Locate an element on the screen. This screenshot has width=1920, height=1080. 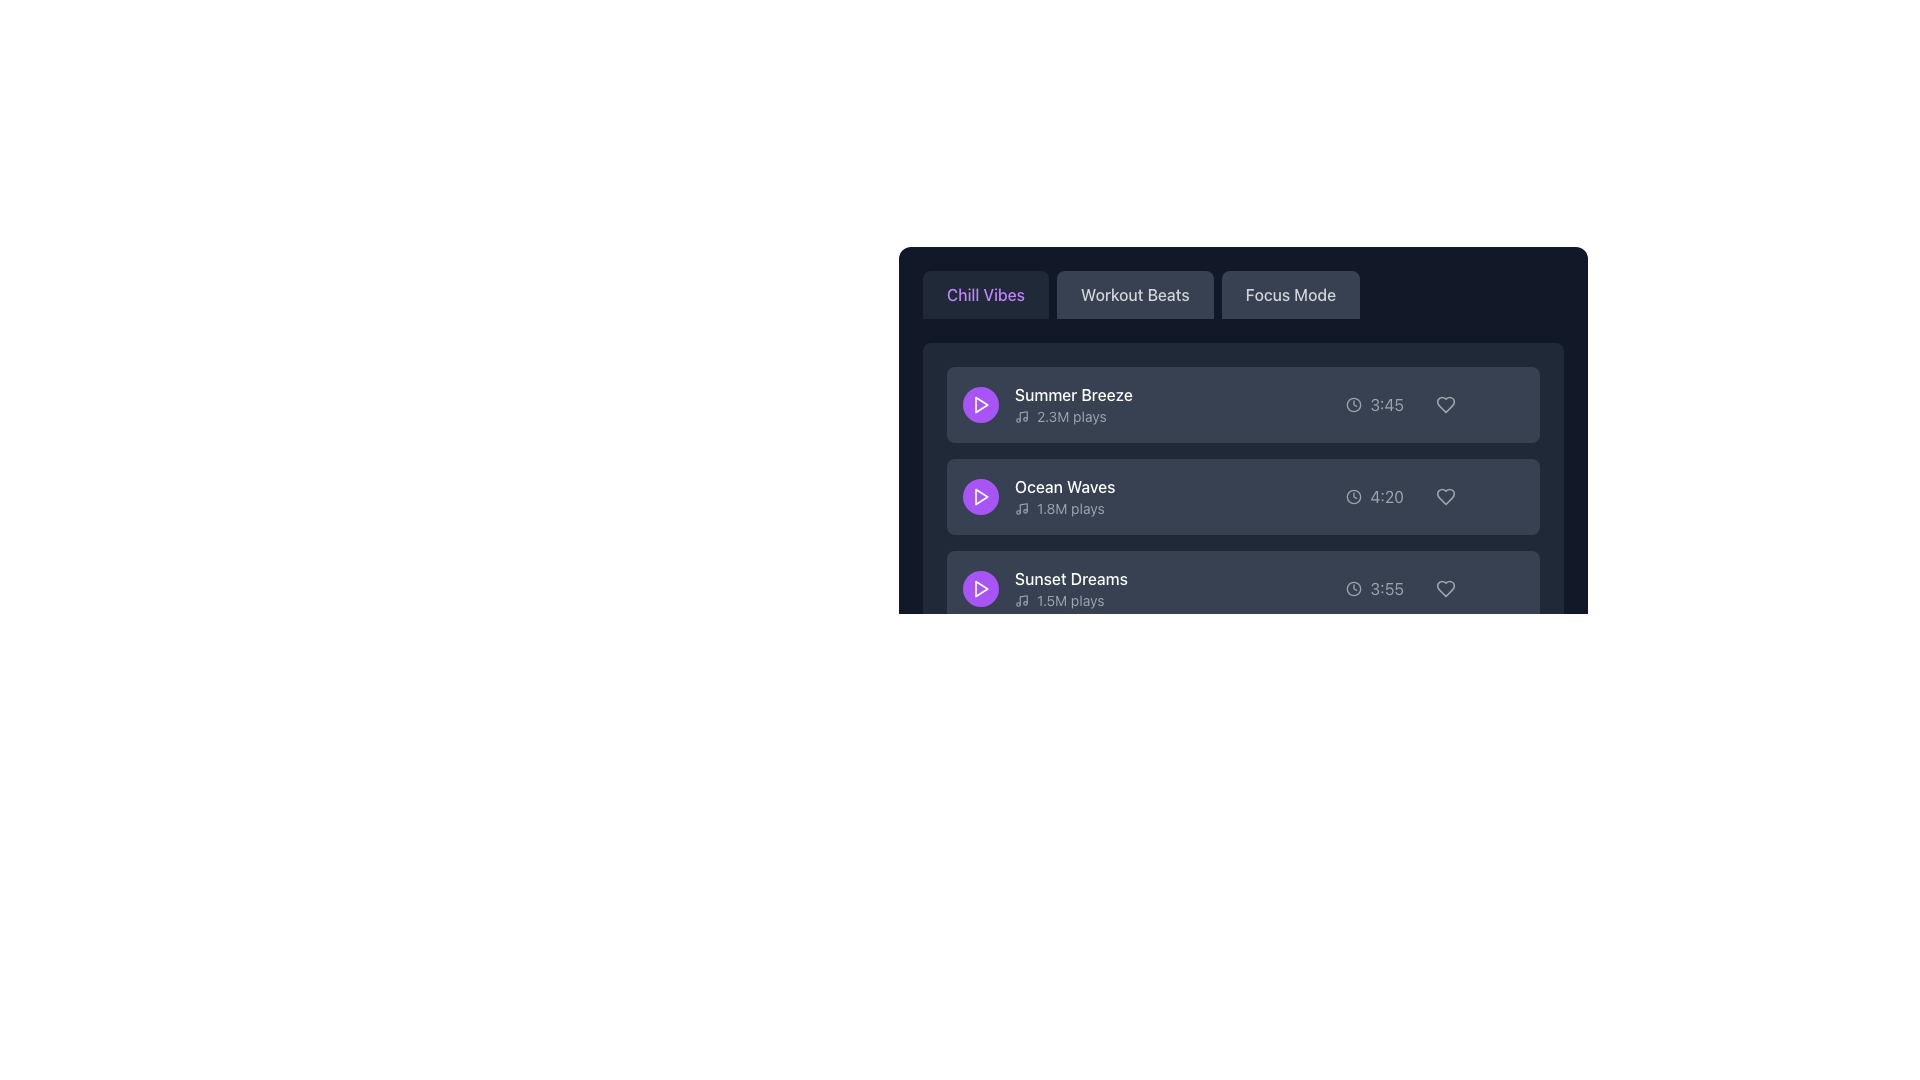
text label displaying the number of plays for the music item titled 'Ocean Waves', located to the right of the small music icon in the second item of the list structure is located at coordinates (1069, 508).